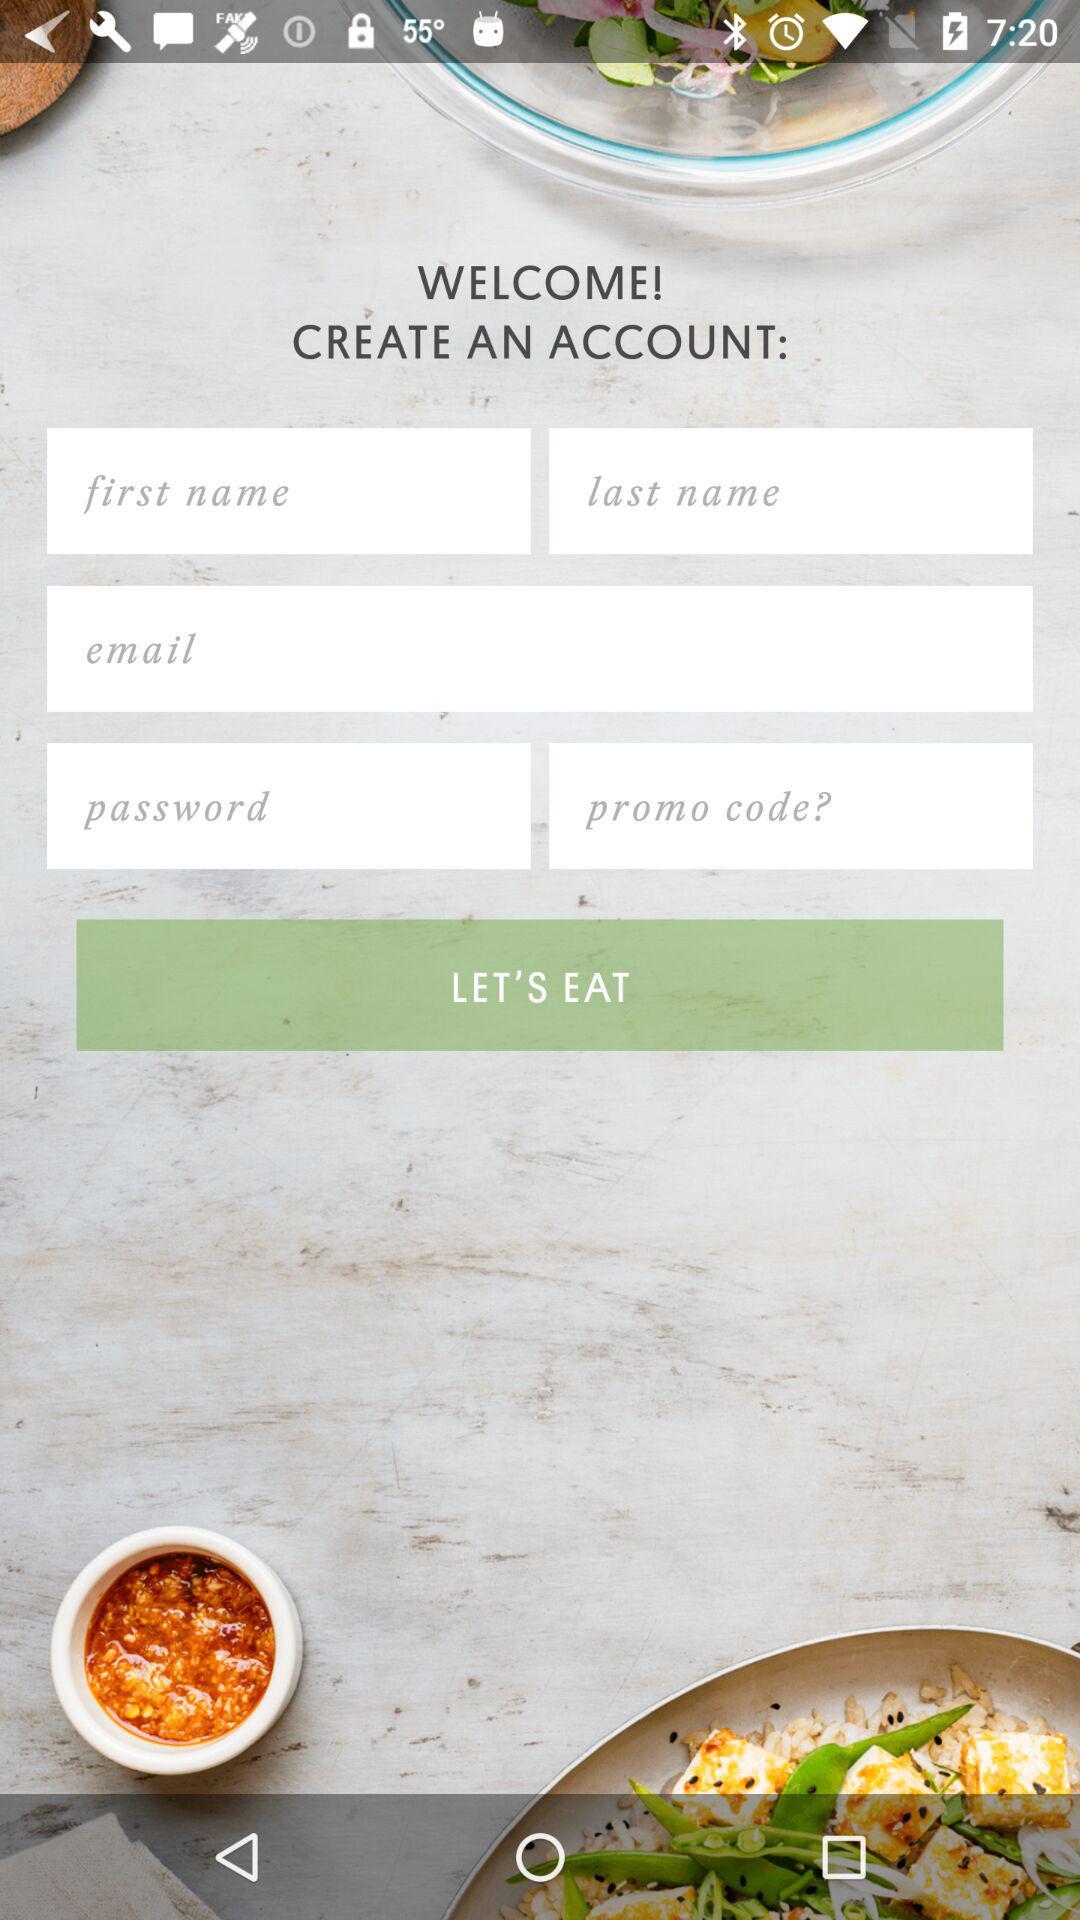 This screenshot has width=1080, height=1920. I want to click on your lastname, so click(789, 491).